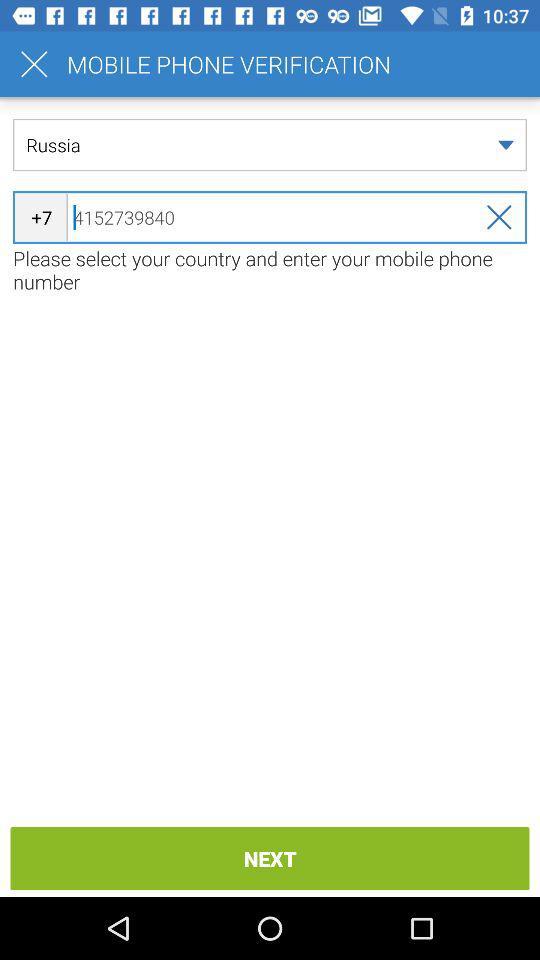 The image size is (540, 960). Describe the element at coordinates (270, 857) in the screenshot. I see `the item below please select your` at that location.